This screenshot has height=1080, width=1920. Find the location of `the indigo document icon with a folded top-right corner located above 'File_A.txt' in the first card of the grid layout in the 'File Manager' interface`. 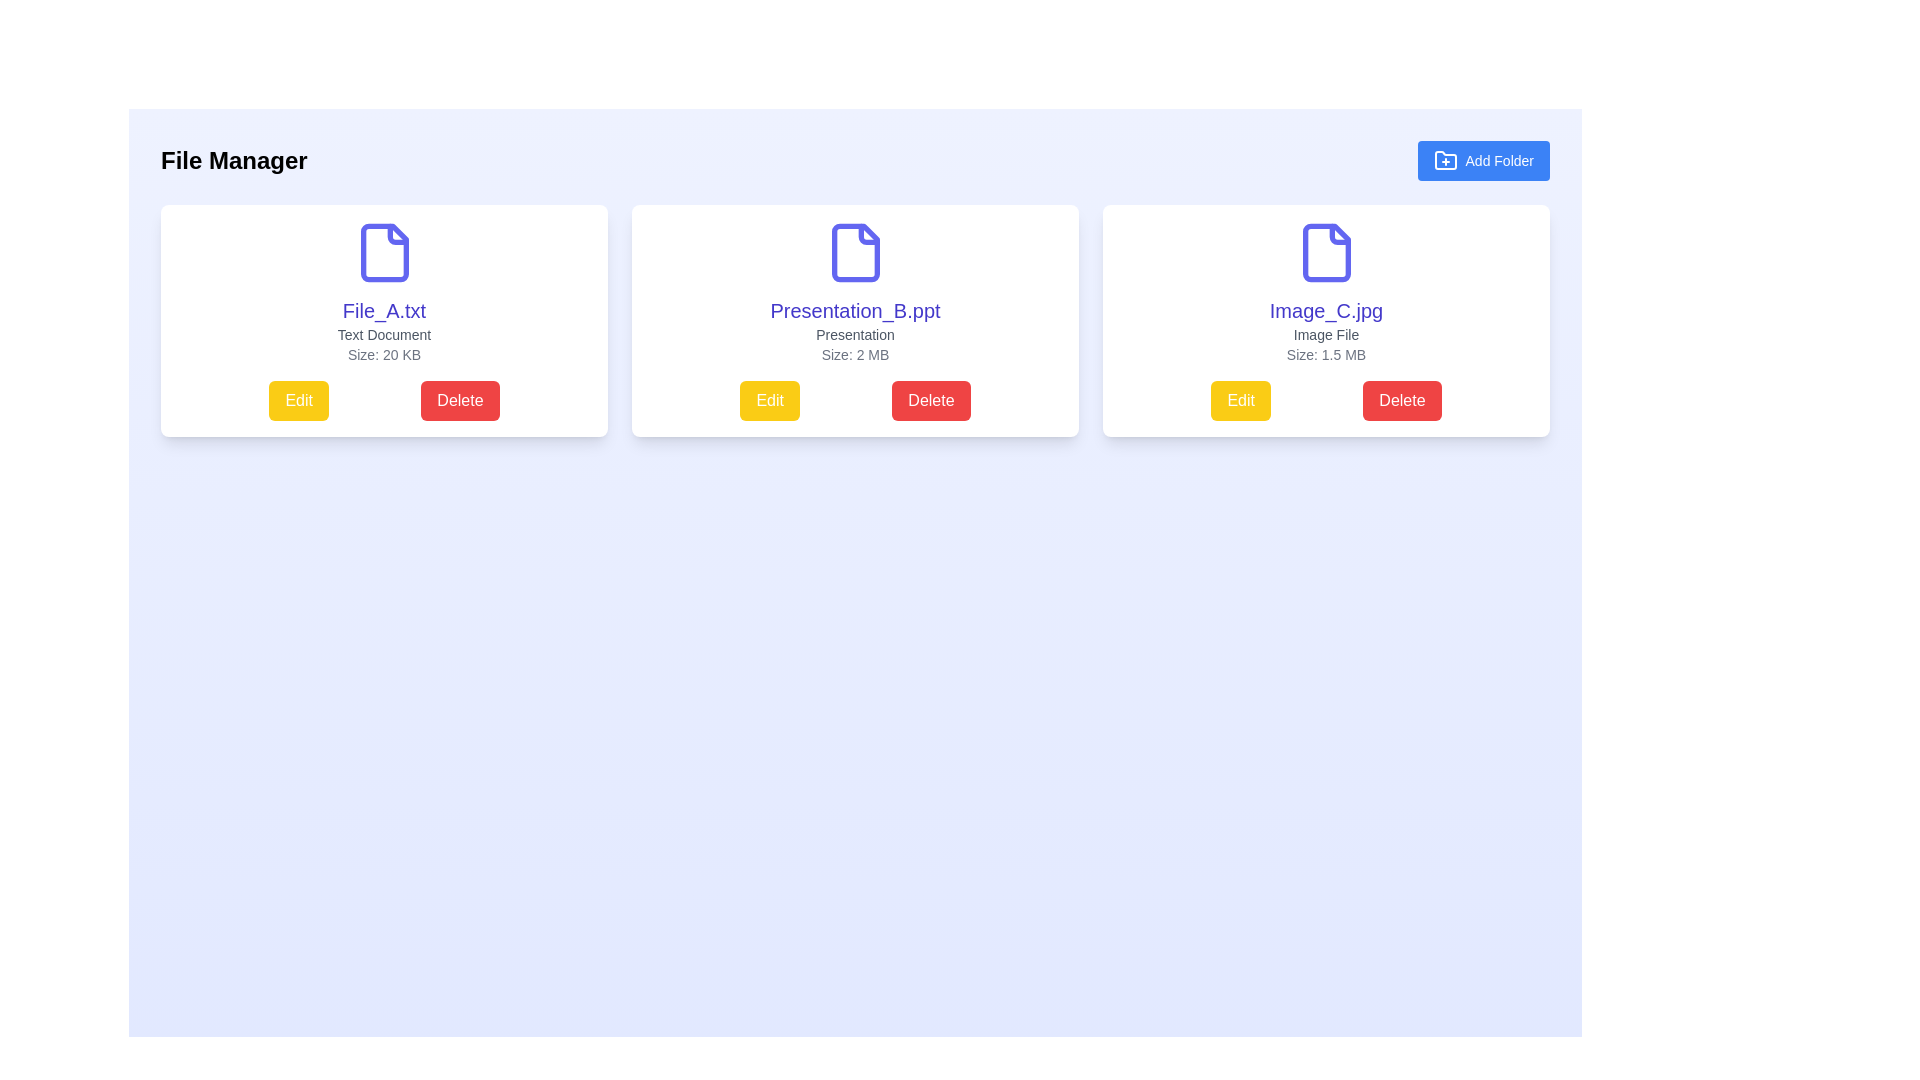

the indigo document icon with a folded top-right corner located above 'File_A.txt' in the first card of the grid layout in the 'File Manager' interface is located at coordinates (384, 252).